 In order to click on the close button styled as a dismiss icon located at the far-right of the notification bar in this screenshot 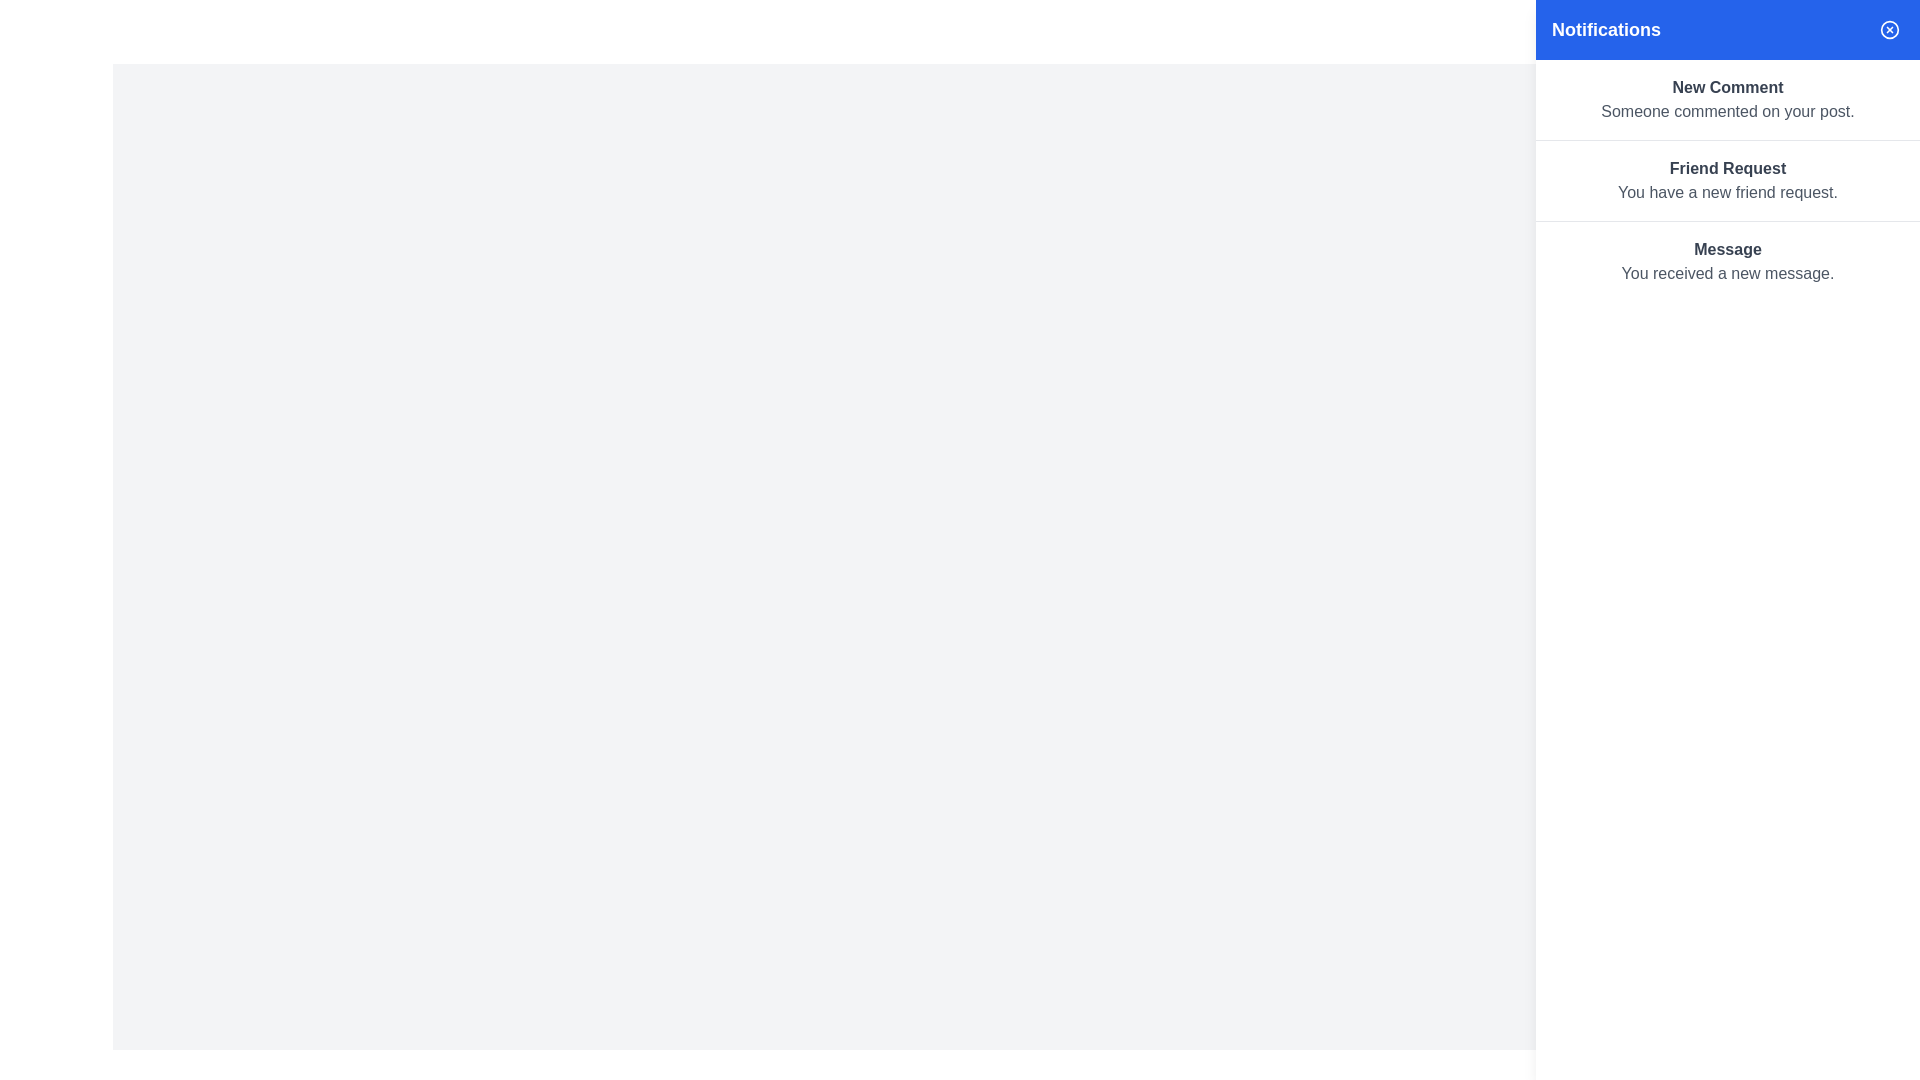, I will do `click(1889, 30)`.